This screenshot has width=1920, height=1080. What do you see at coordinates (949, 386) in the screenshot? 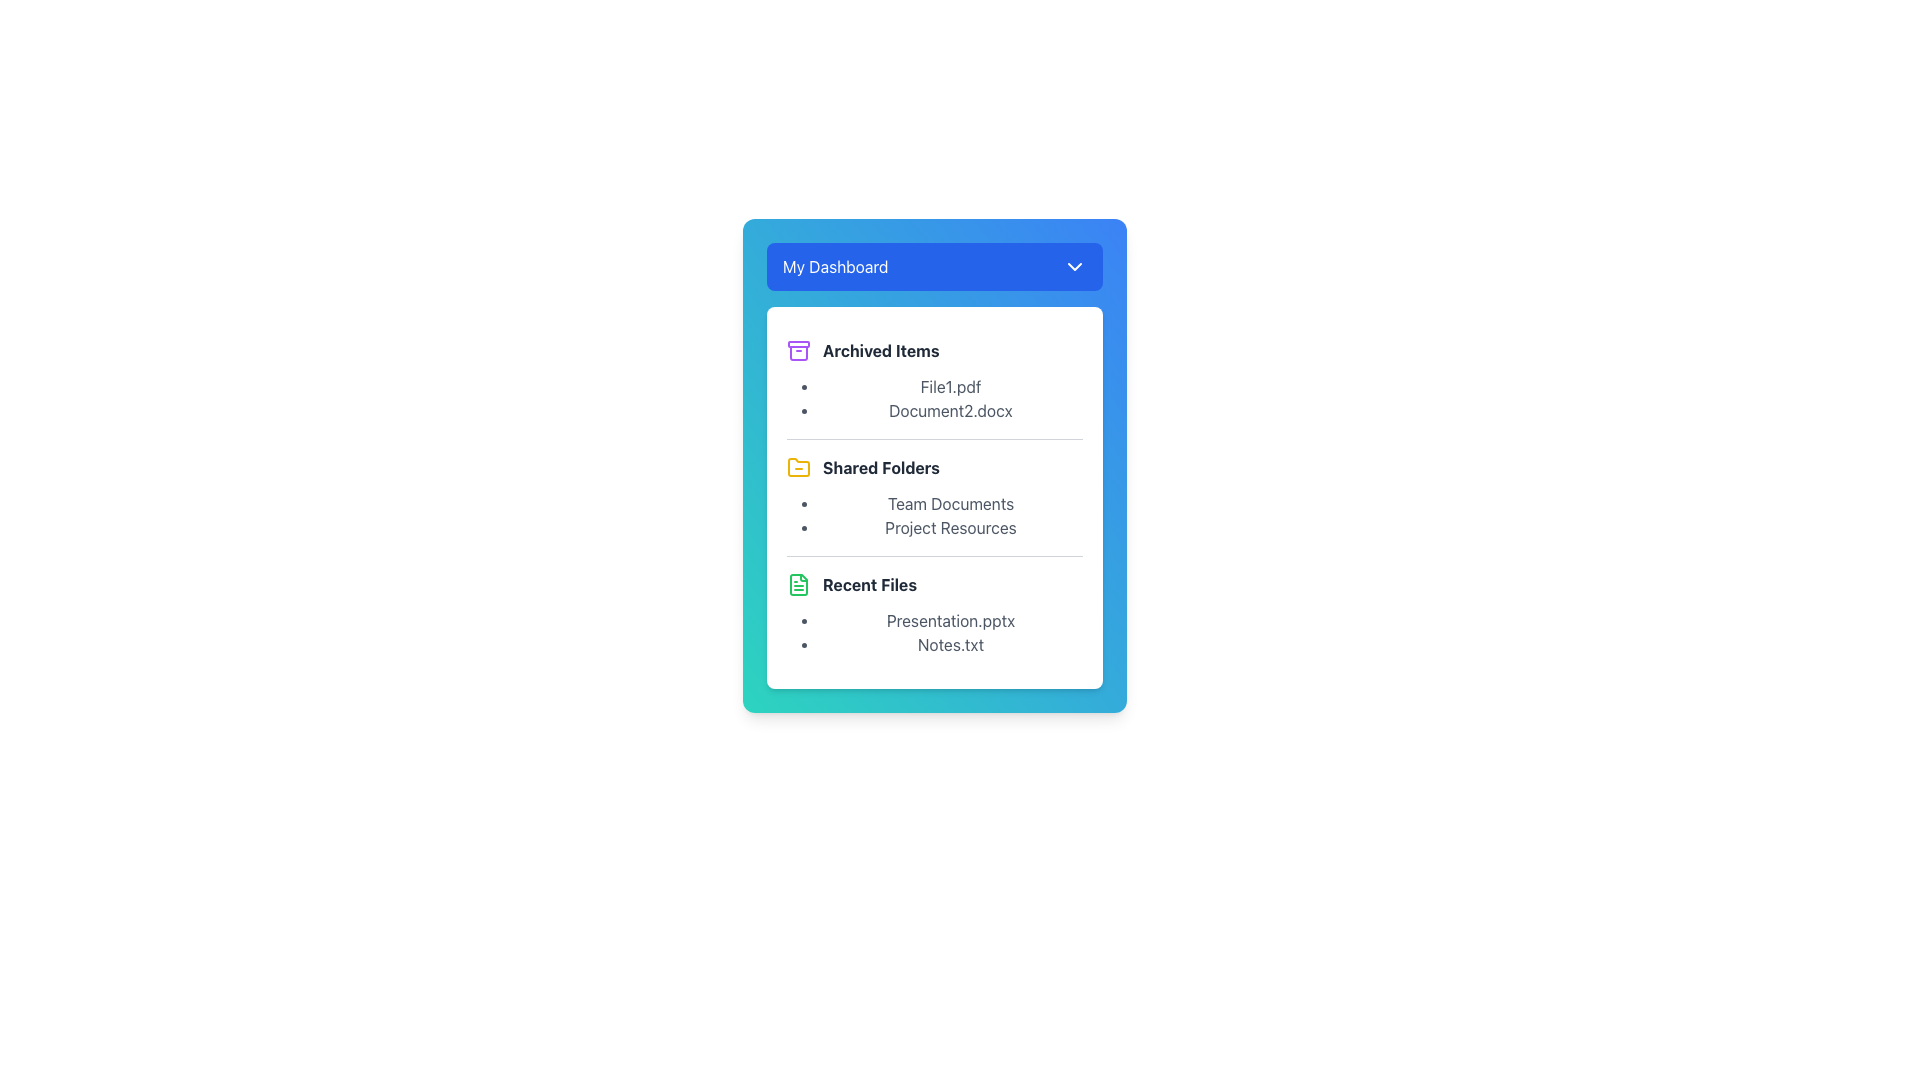
I see `the text label that reads 'File1.pdf' located within the 'Archived Items' section of the card-styled UI` at bounding box center [949, 386].